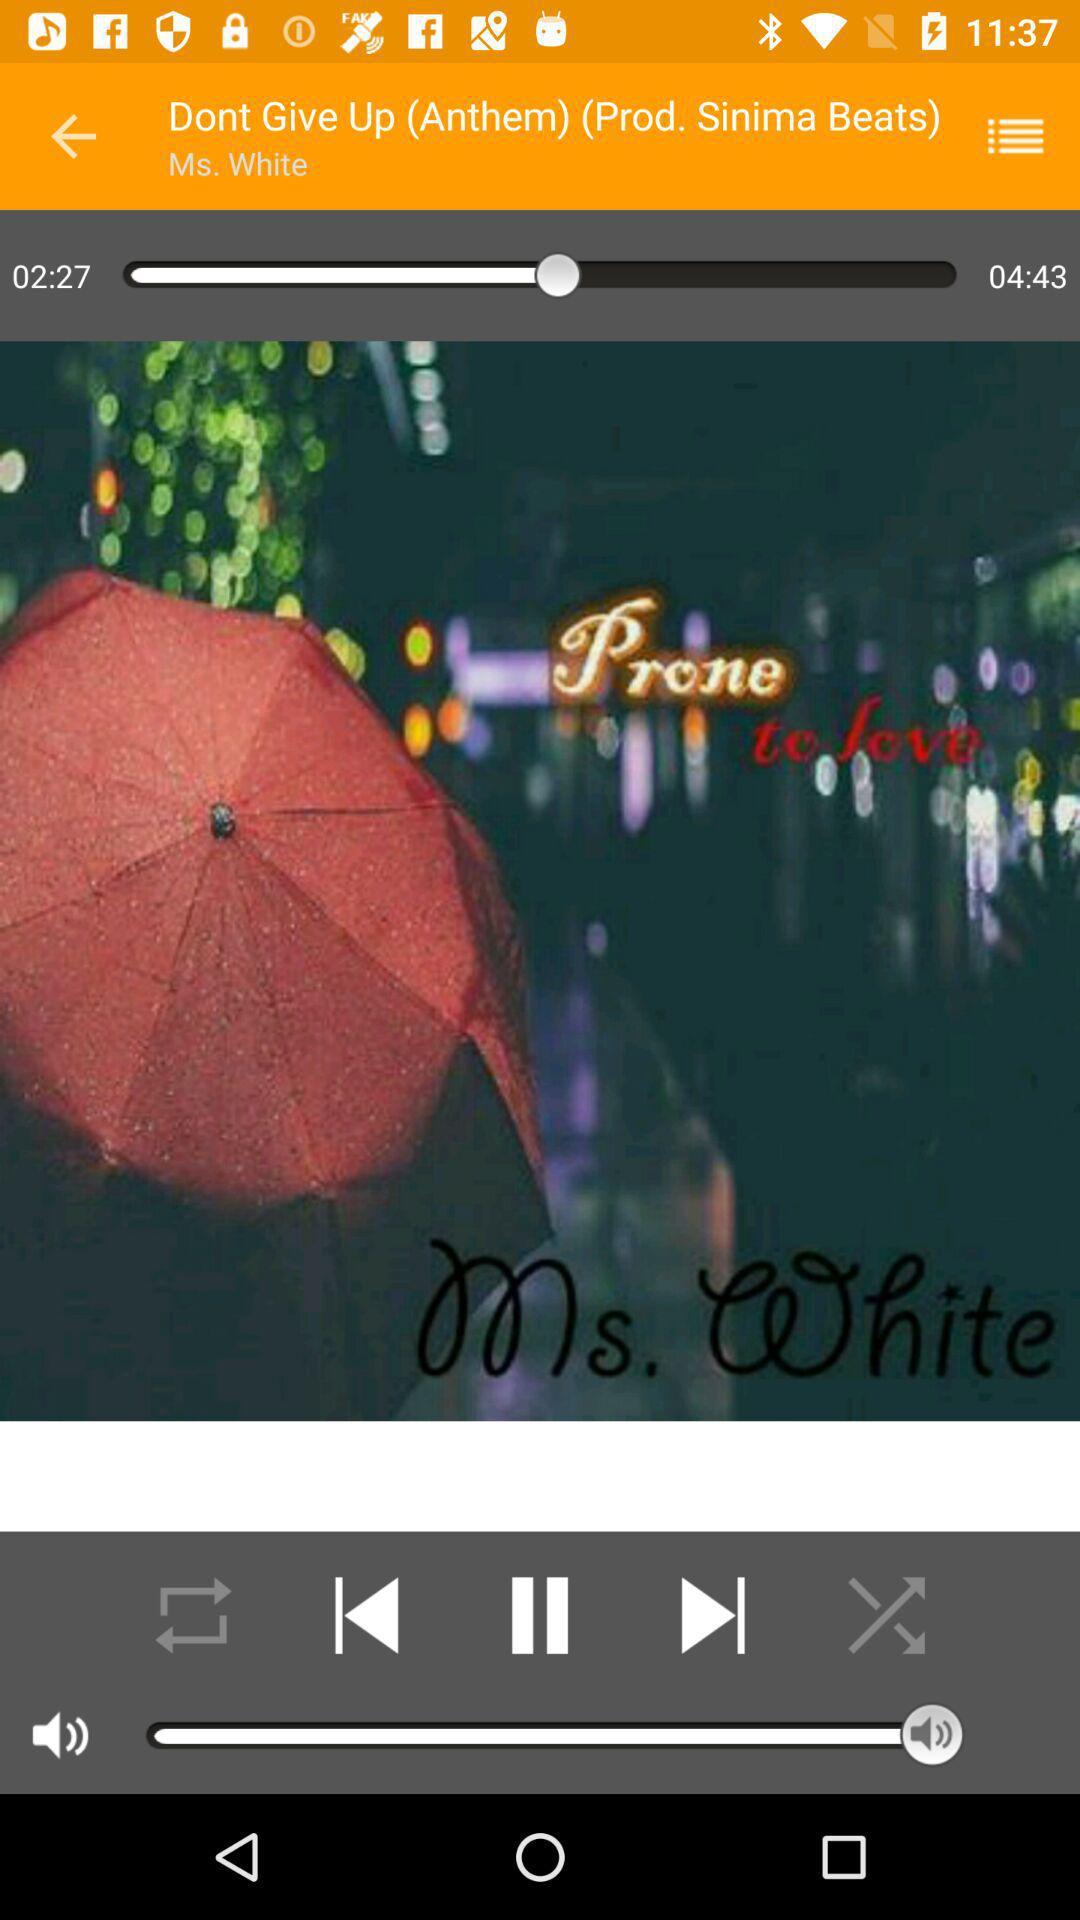 The image size is (1080, 1920). Describe the element at coordinates (1028, 135) in the screenshot. I see `track list` at that location.